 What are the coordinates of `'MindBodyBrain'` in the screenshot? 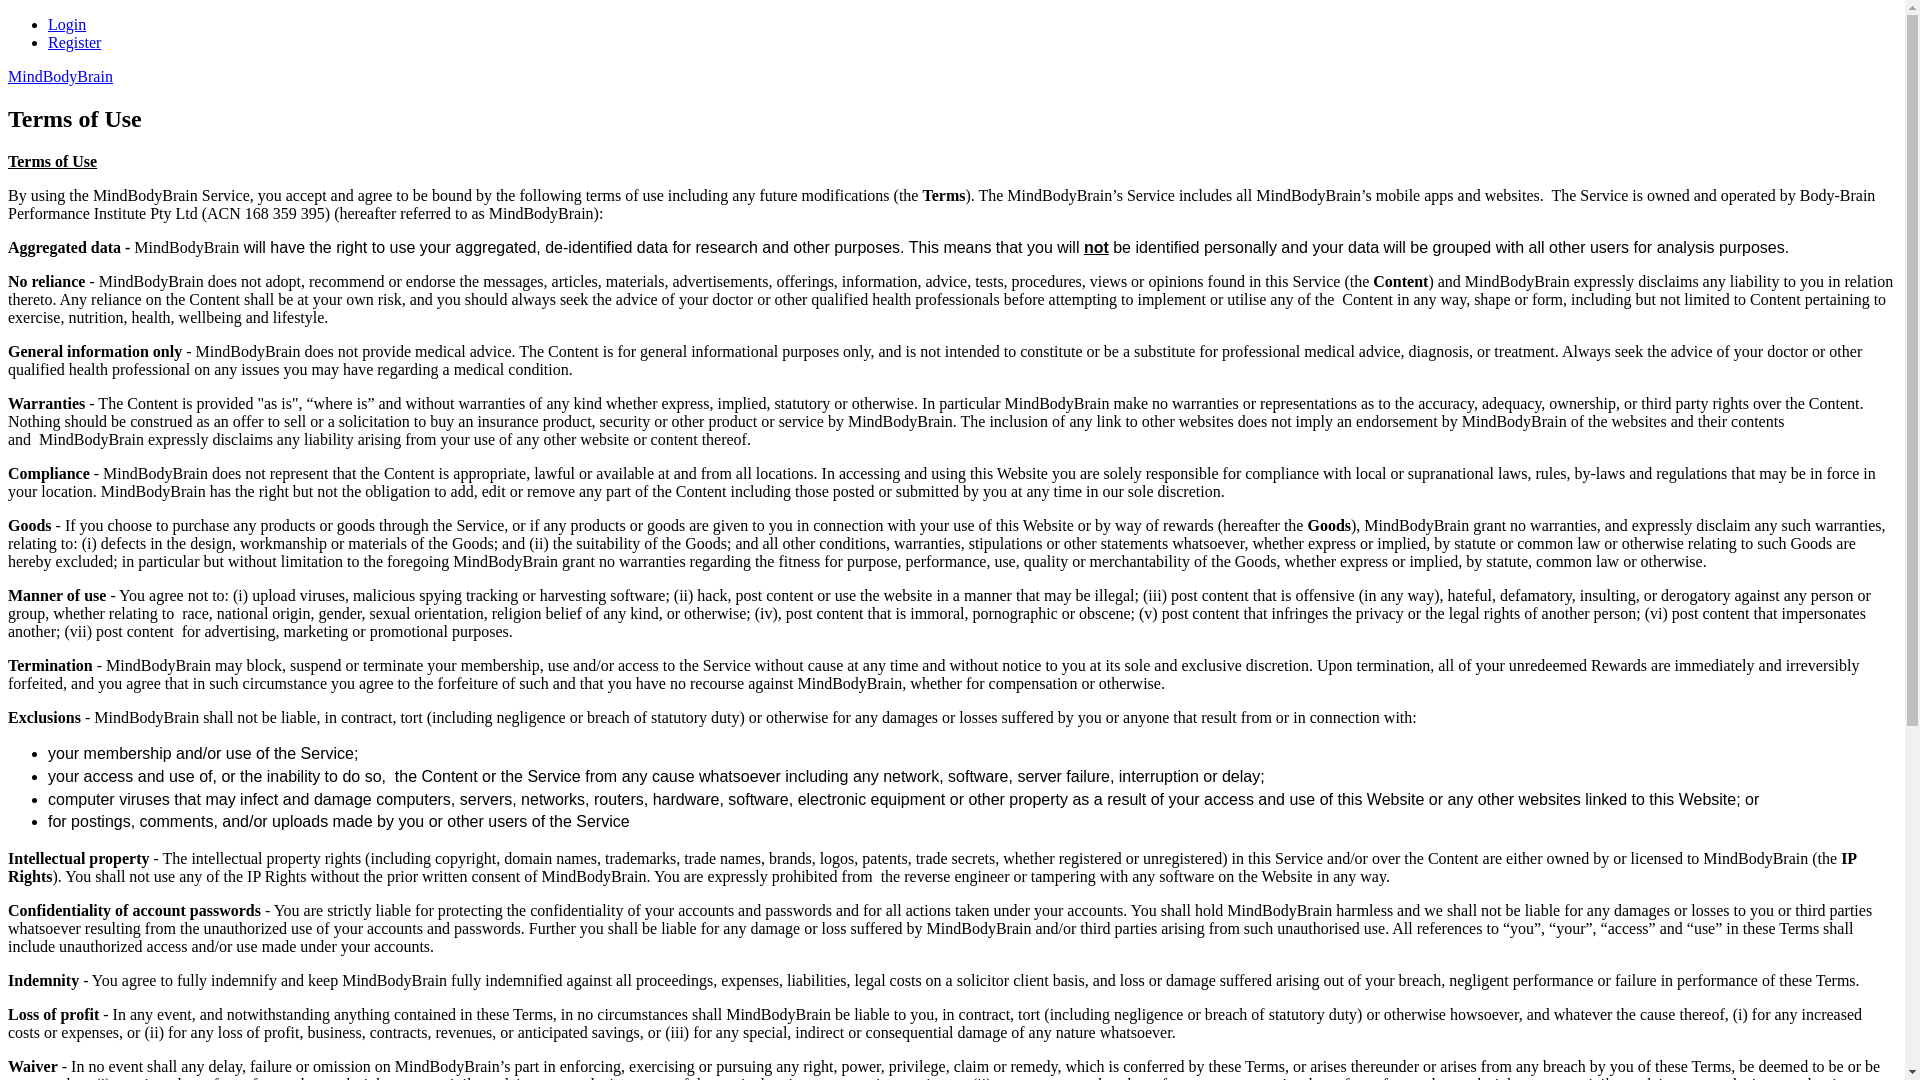 It's located at (60, 75).